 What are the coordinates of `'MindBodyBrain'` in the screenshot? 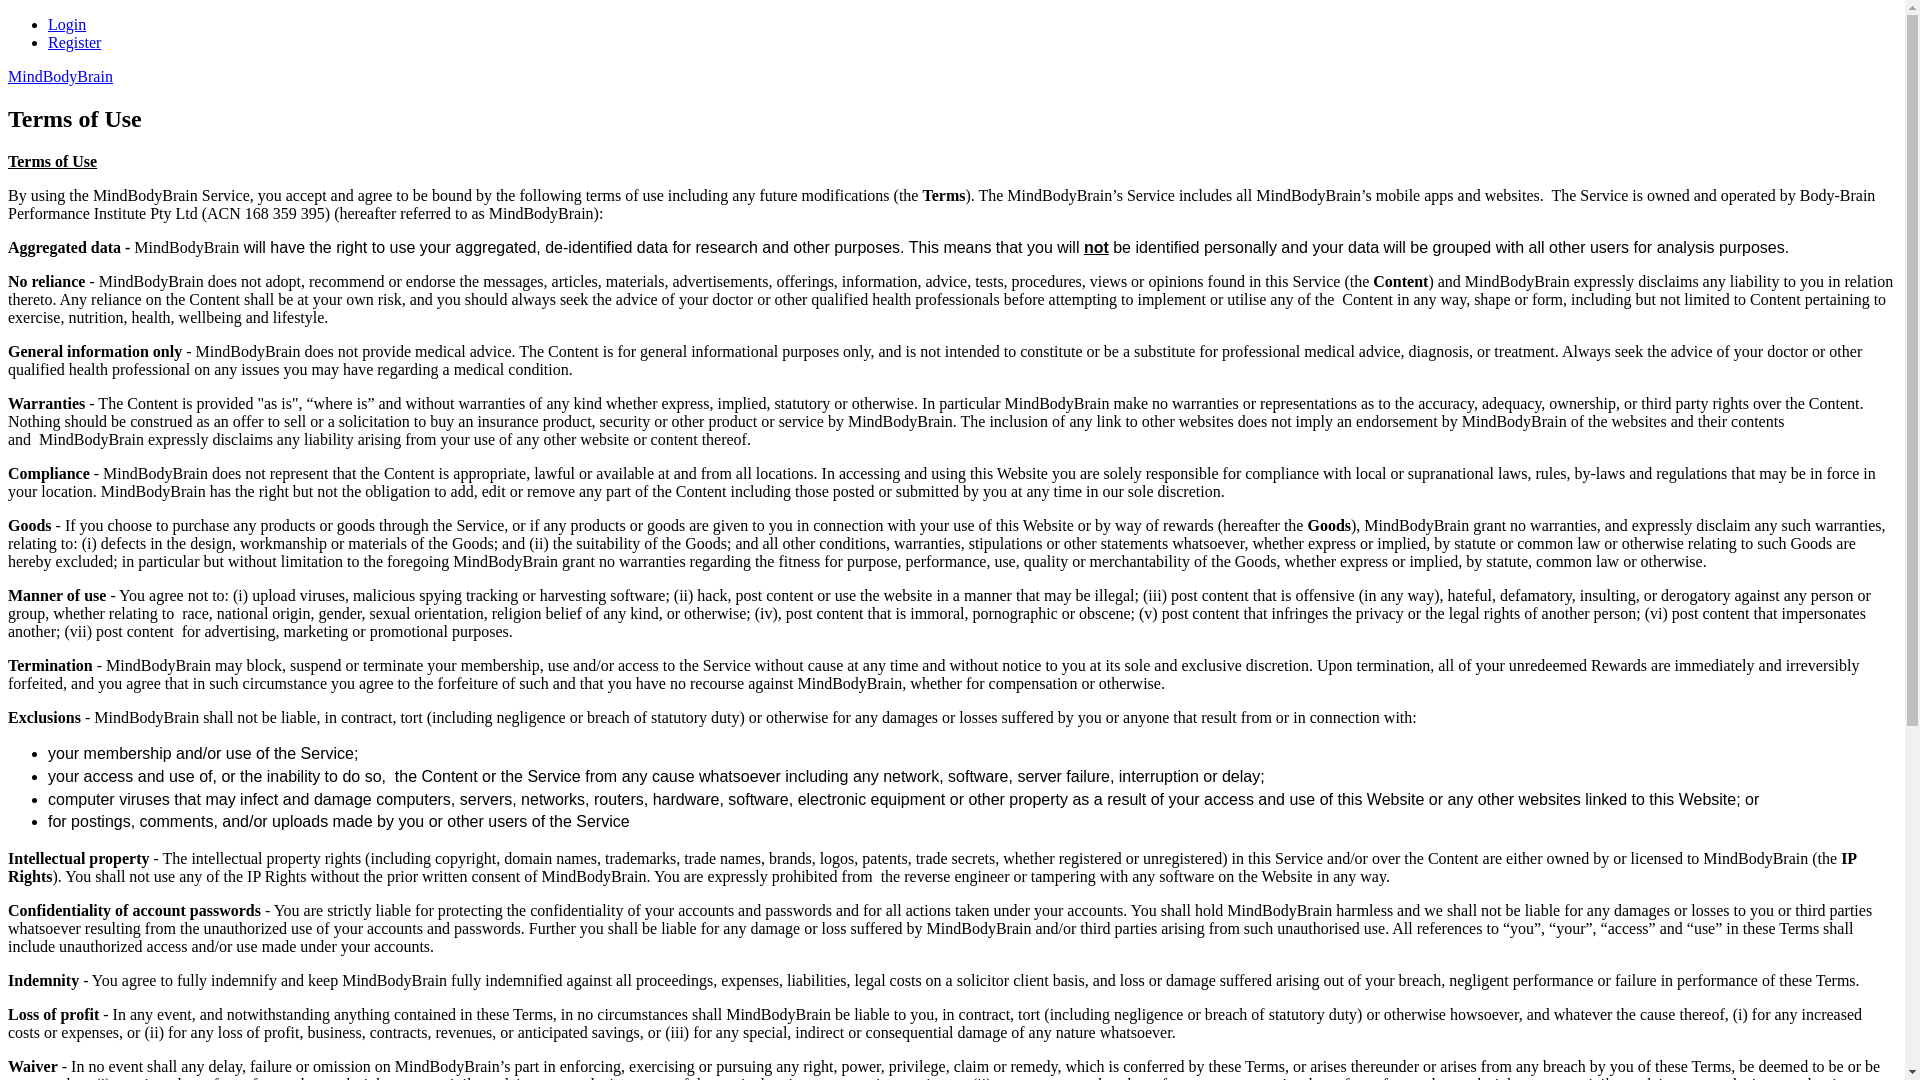 It's located at (60, 75).